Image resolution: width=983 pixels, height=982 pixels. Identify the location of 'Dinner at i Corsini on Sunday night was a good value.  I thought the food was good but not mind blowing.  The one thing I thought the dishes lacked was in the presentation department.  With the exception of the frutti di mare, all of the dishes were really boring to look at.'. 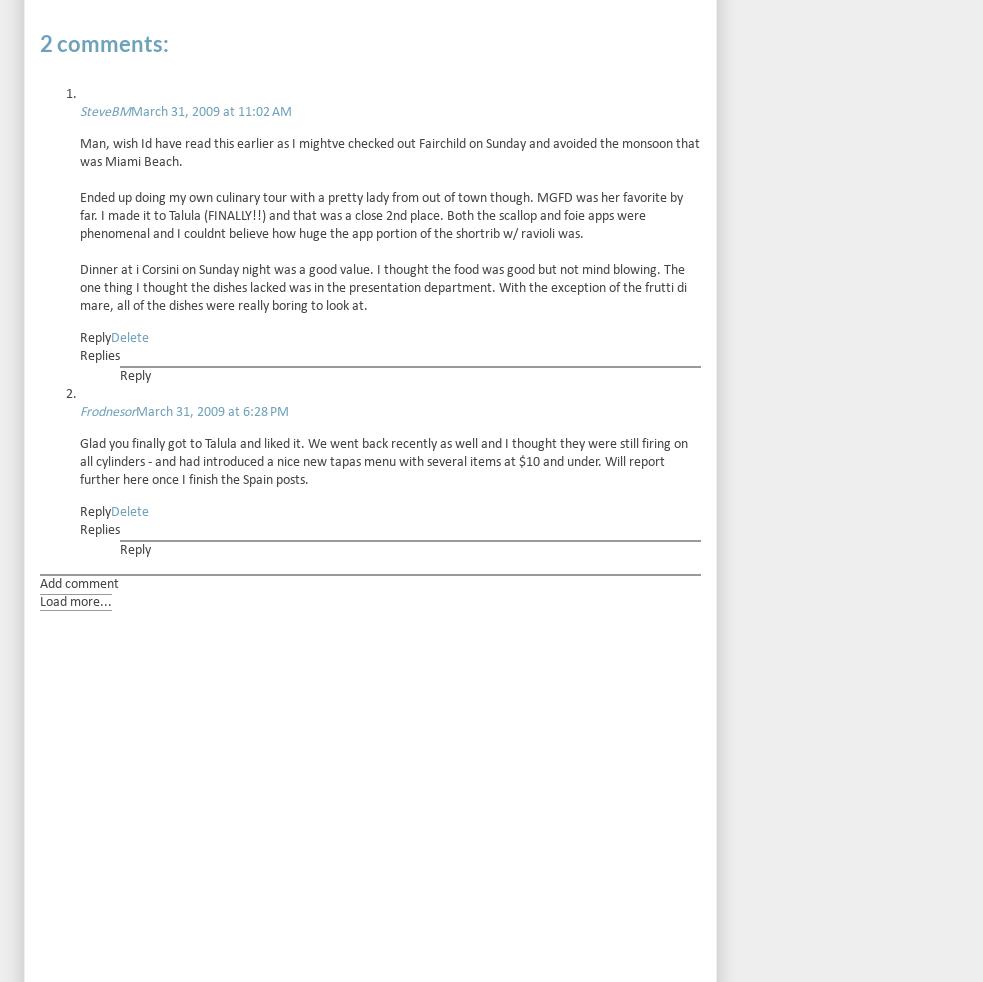
(79, 287).